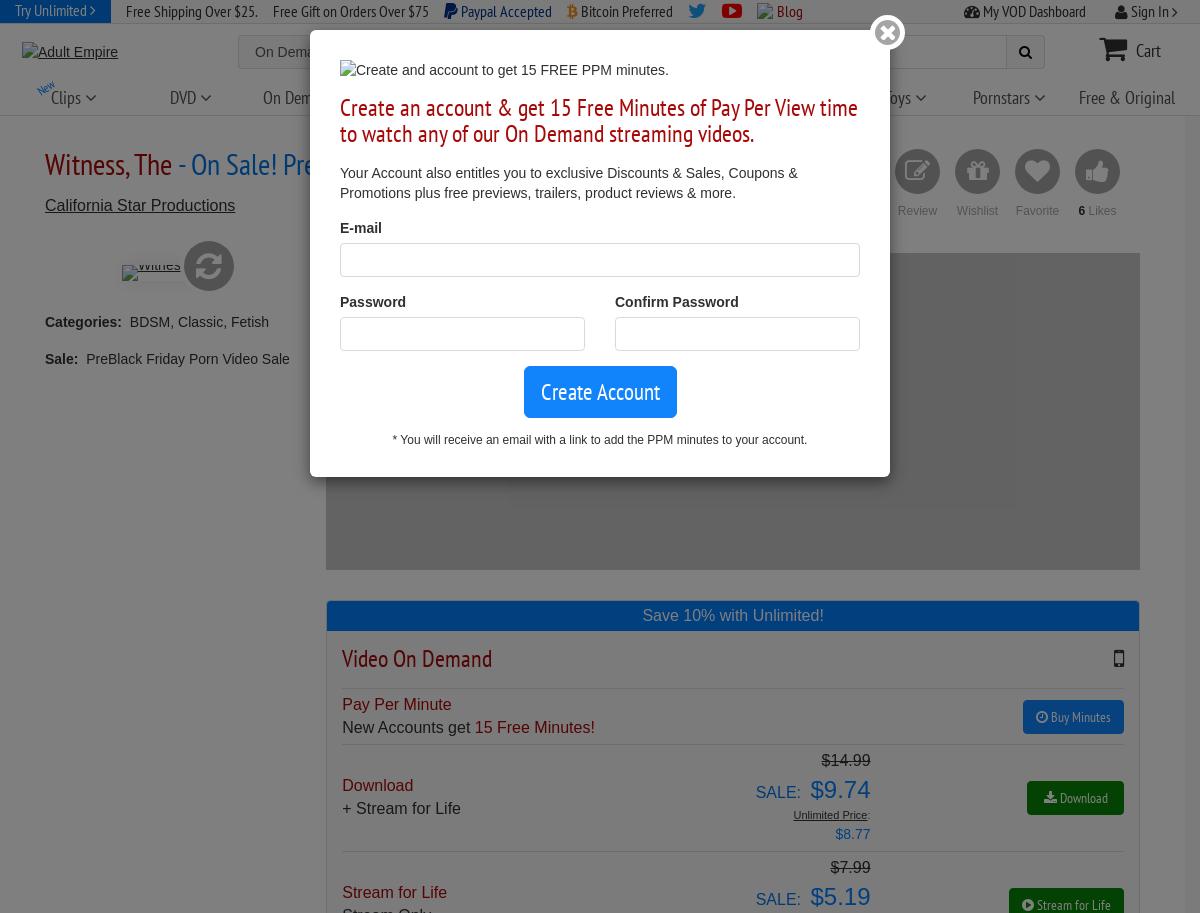  I want to click on 'Your Account also entitles you to exclusive Discounts & Sales, Coupons & Promotions plus free previews, trailers, product reviews & more.', so click(567, 181).